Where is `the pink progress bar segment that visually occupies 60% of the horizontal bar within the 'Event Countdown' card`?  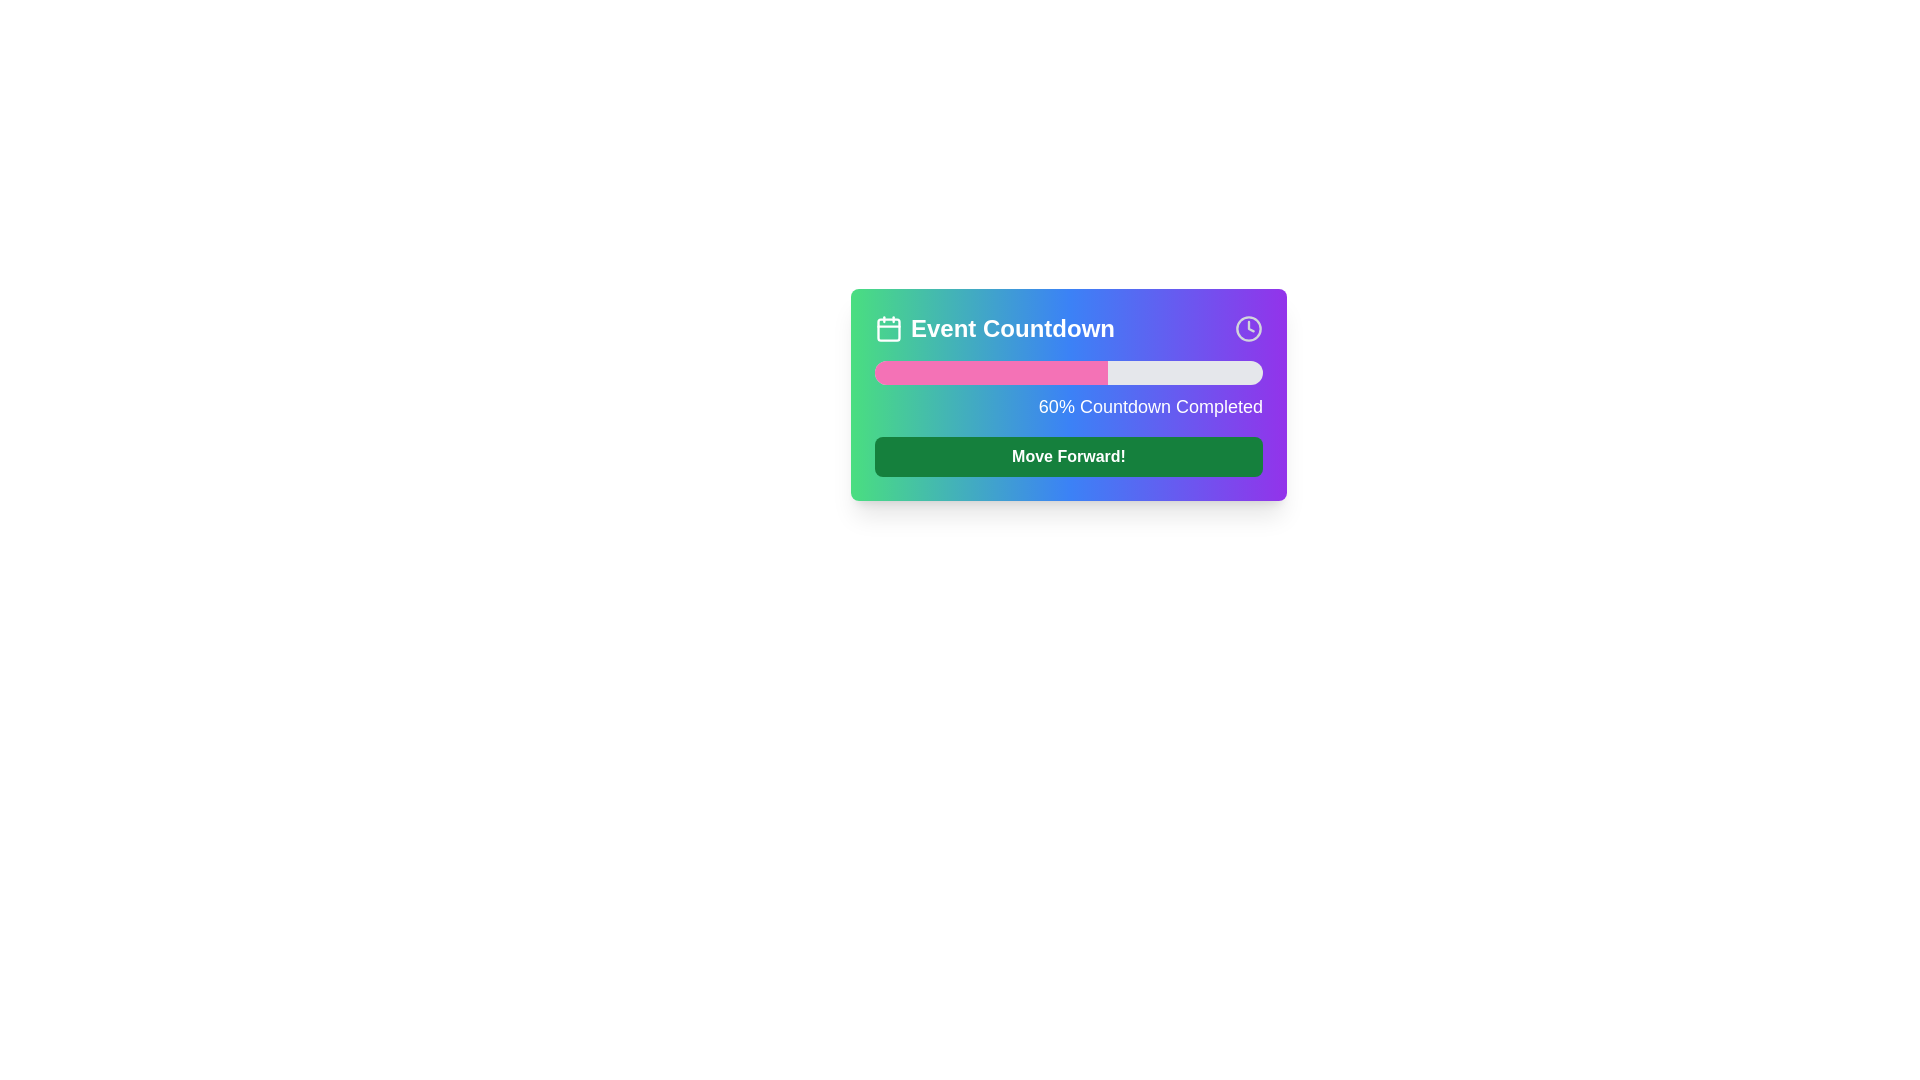
the pink progress bar segment that visually occupies 60% of the horizontal bar within the 'Event Countdown' card is located at coordinates (991, 373).